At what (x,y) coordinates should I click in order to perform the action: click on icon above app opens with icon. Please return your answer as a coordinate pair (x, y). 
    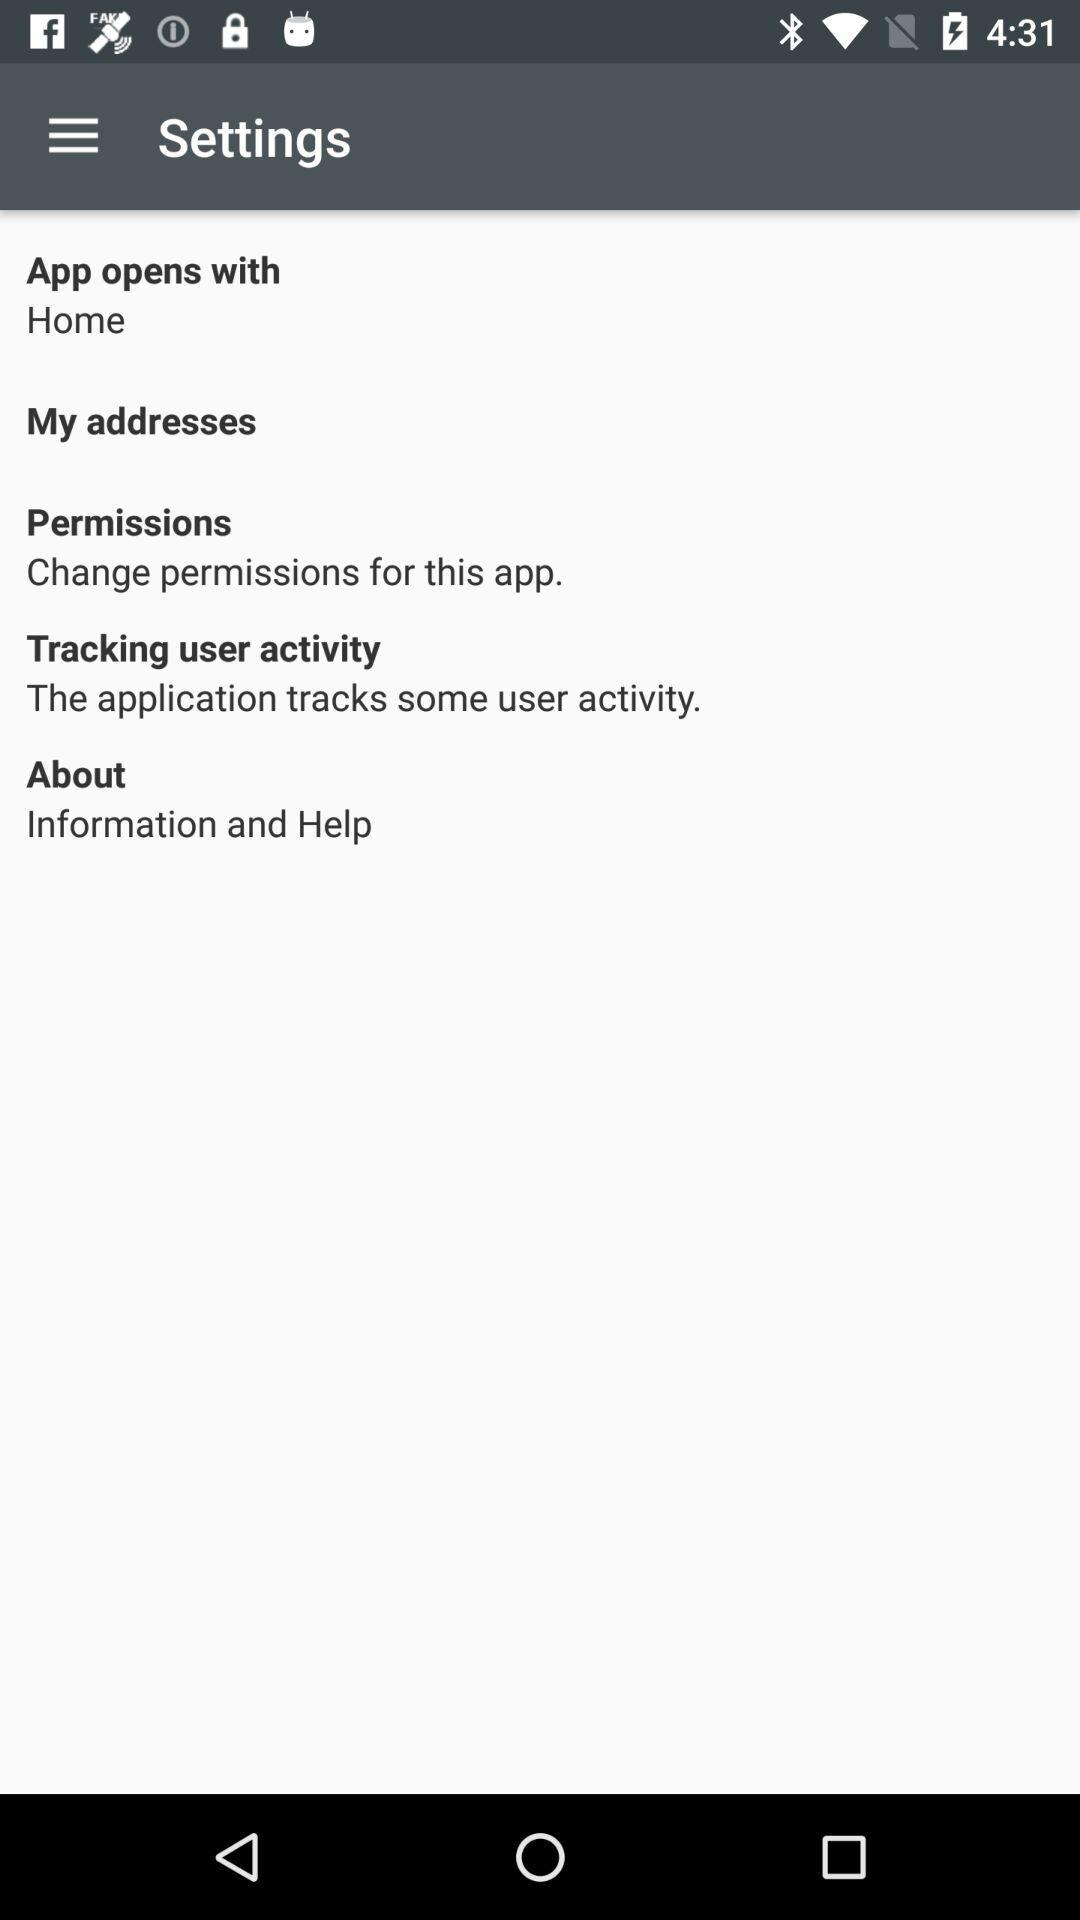
    Looking at the image, I should click on (72, 135).